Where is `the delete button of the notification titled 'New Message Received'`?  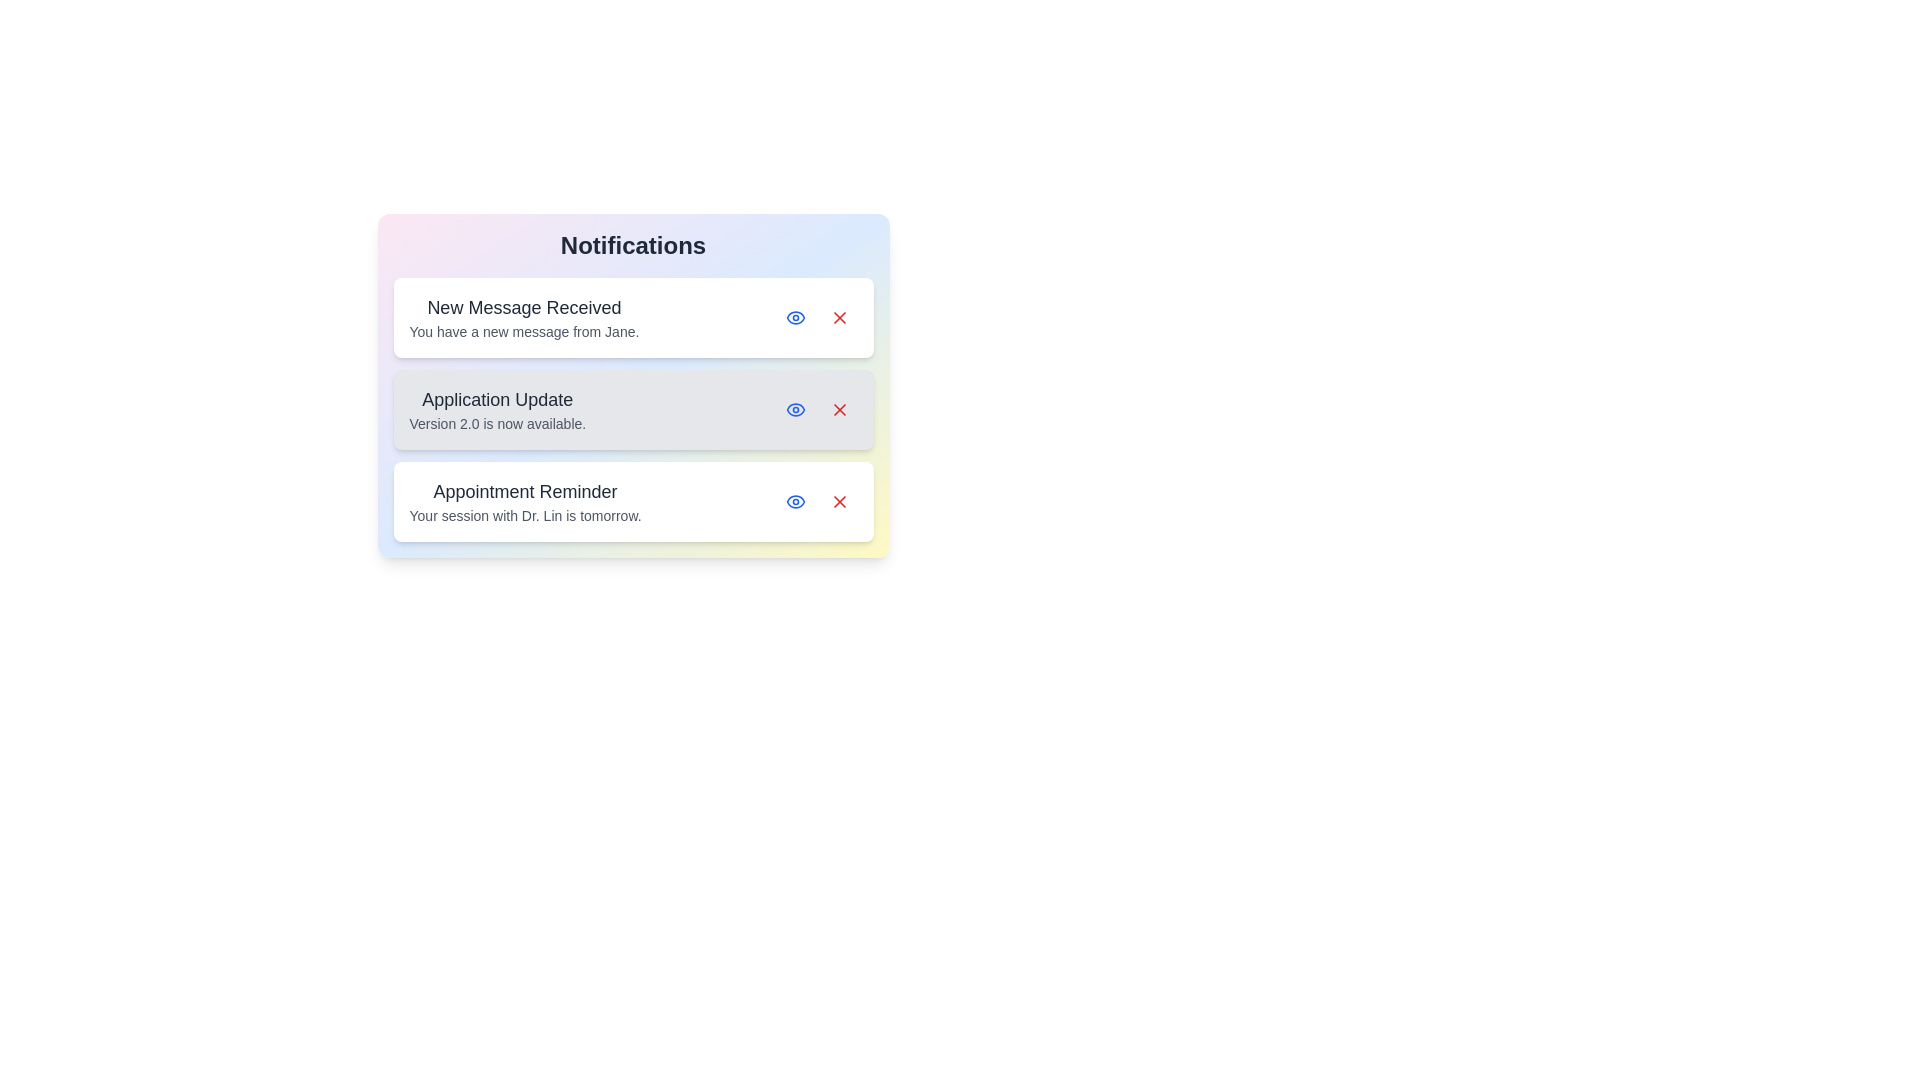
the delete button of the notification titled 'New Message Received' is located at coordinates (839, 316).